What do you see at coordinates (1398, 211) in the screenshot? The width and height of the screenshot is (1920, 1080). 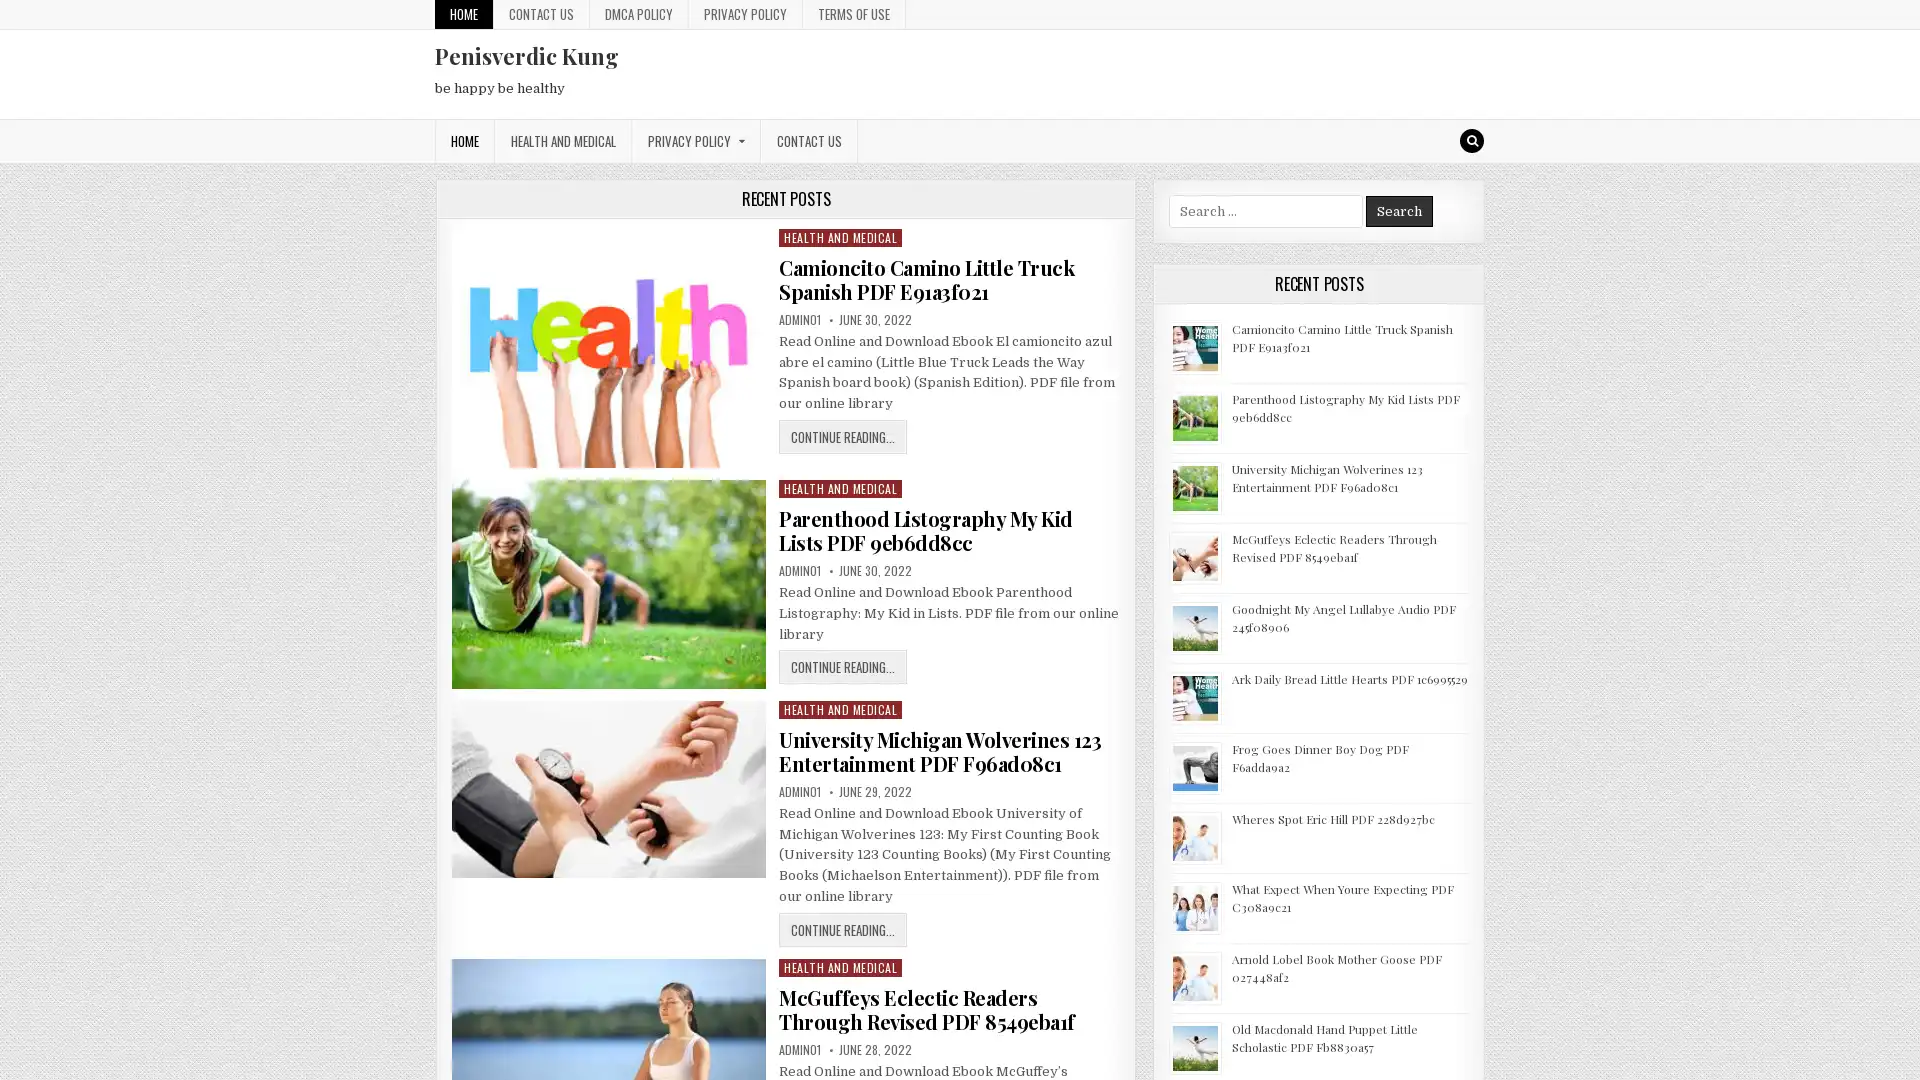 I see `Search` at bounding box center [1398, 211].